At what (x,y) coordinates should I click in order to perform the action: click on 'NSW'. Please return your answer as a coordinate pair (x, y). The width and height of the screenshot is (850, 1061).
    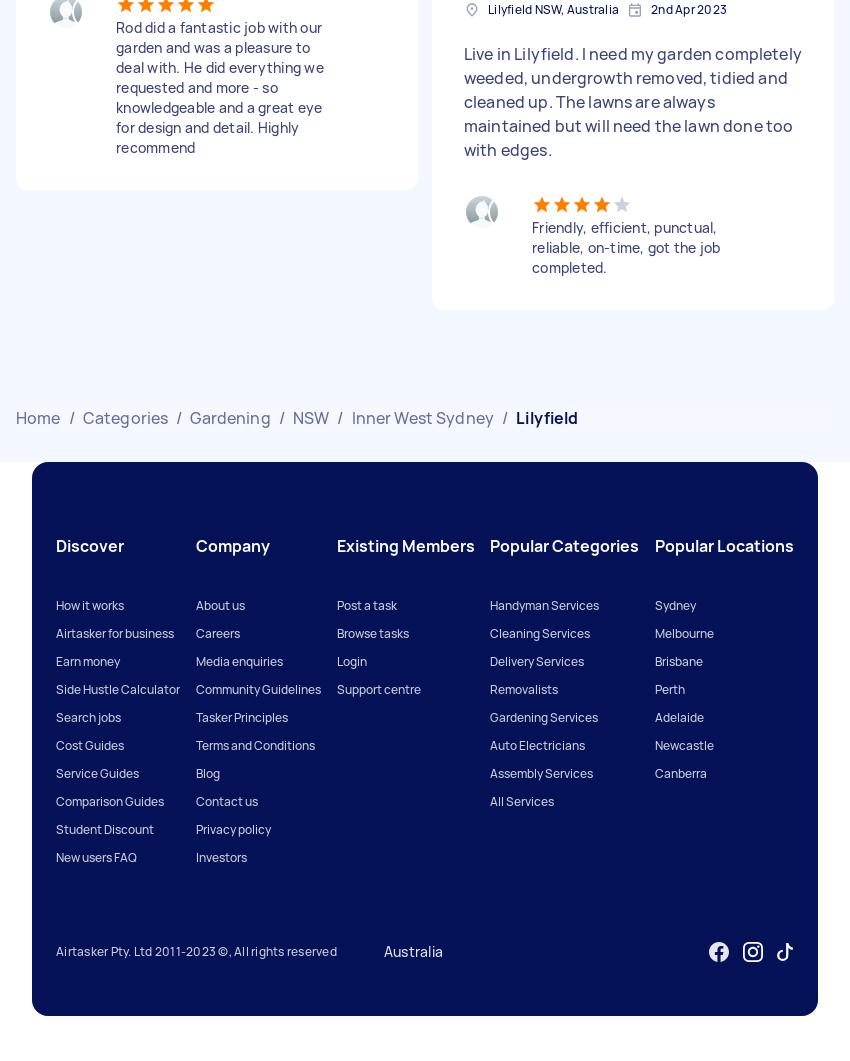
    Looking at the image, I should click on (310, 418).